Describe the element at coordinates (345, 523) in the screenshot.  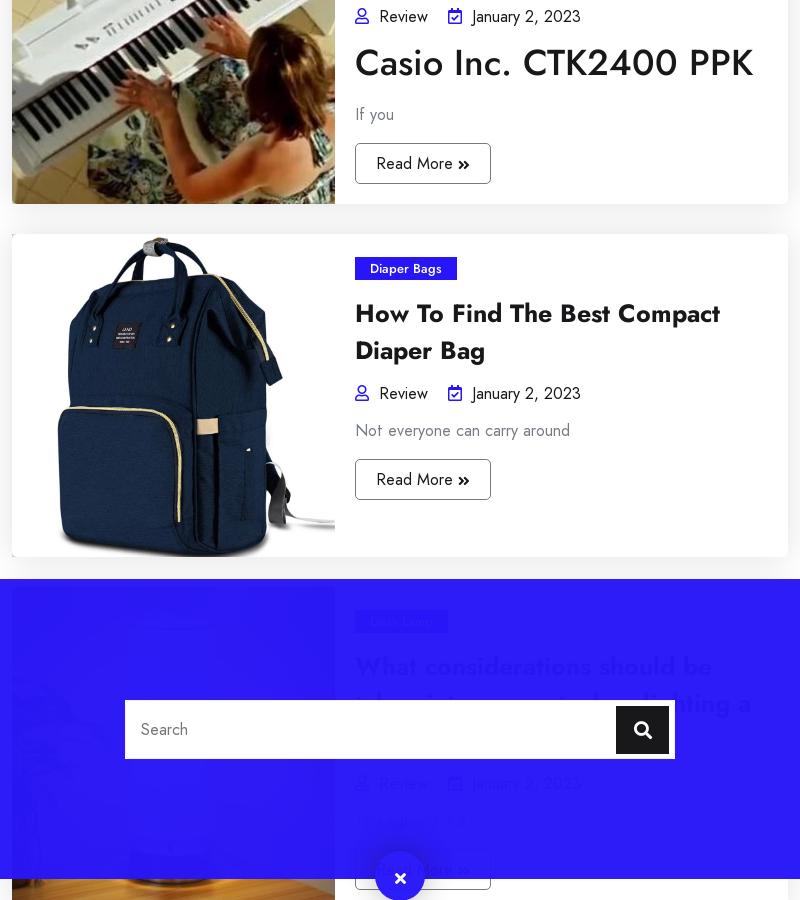
I see `'Diaper Bags'` at that location.